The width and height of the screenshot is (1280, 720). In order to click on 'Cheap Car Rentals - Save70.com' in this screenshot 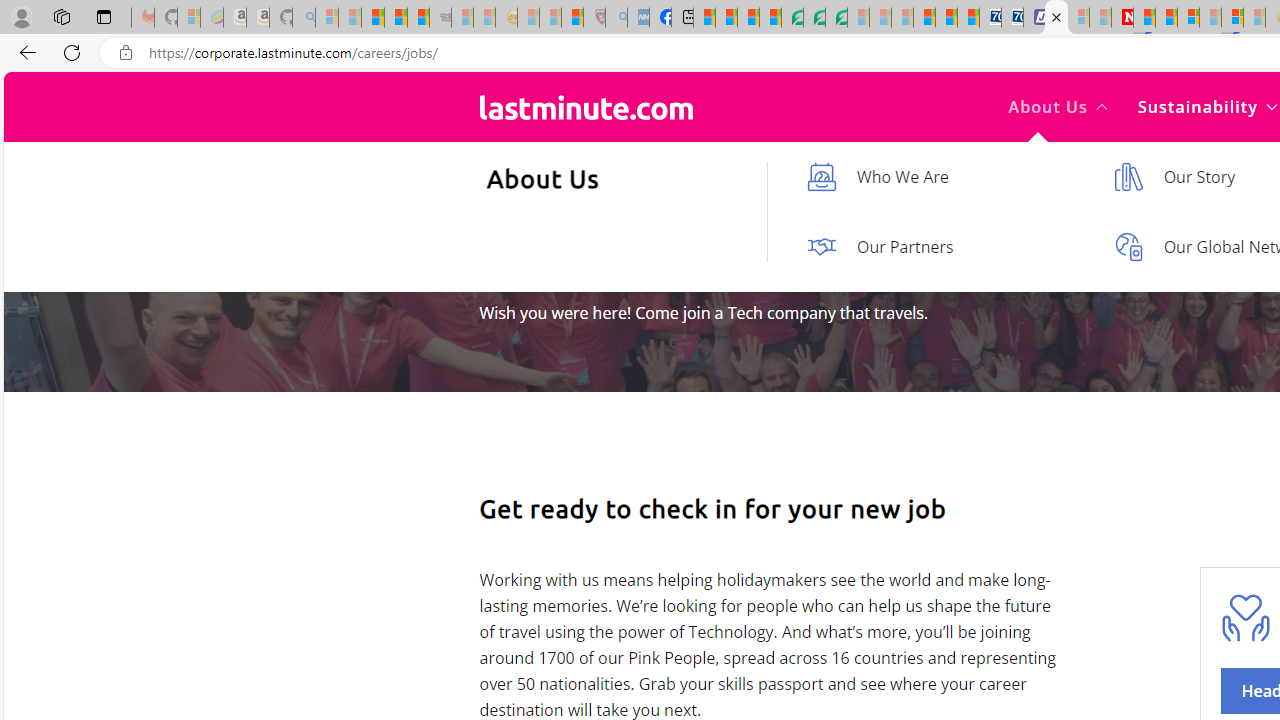, I will do `click(990, 17)`.